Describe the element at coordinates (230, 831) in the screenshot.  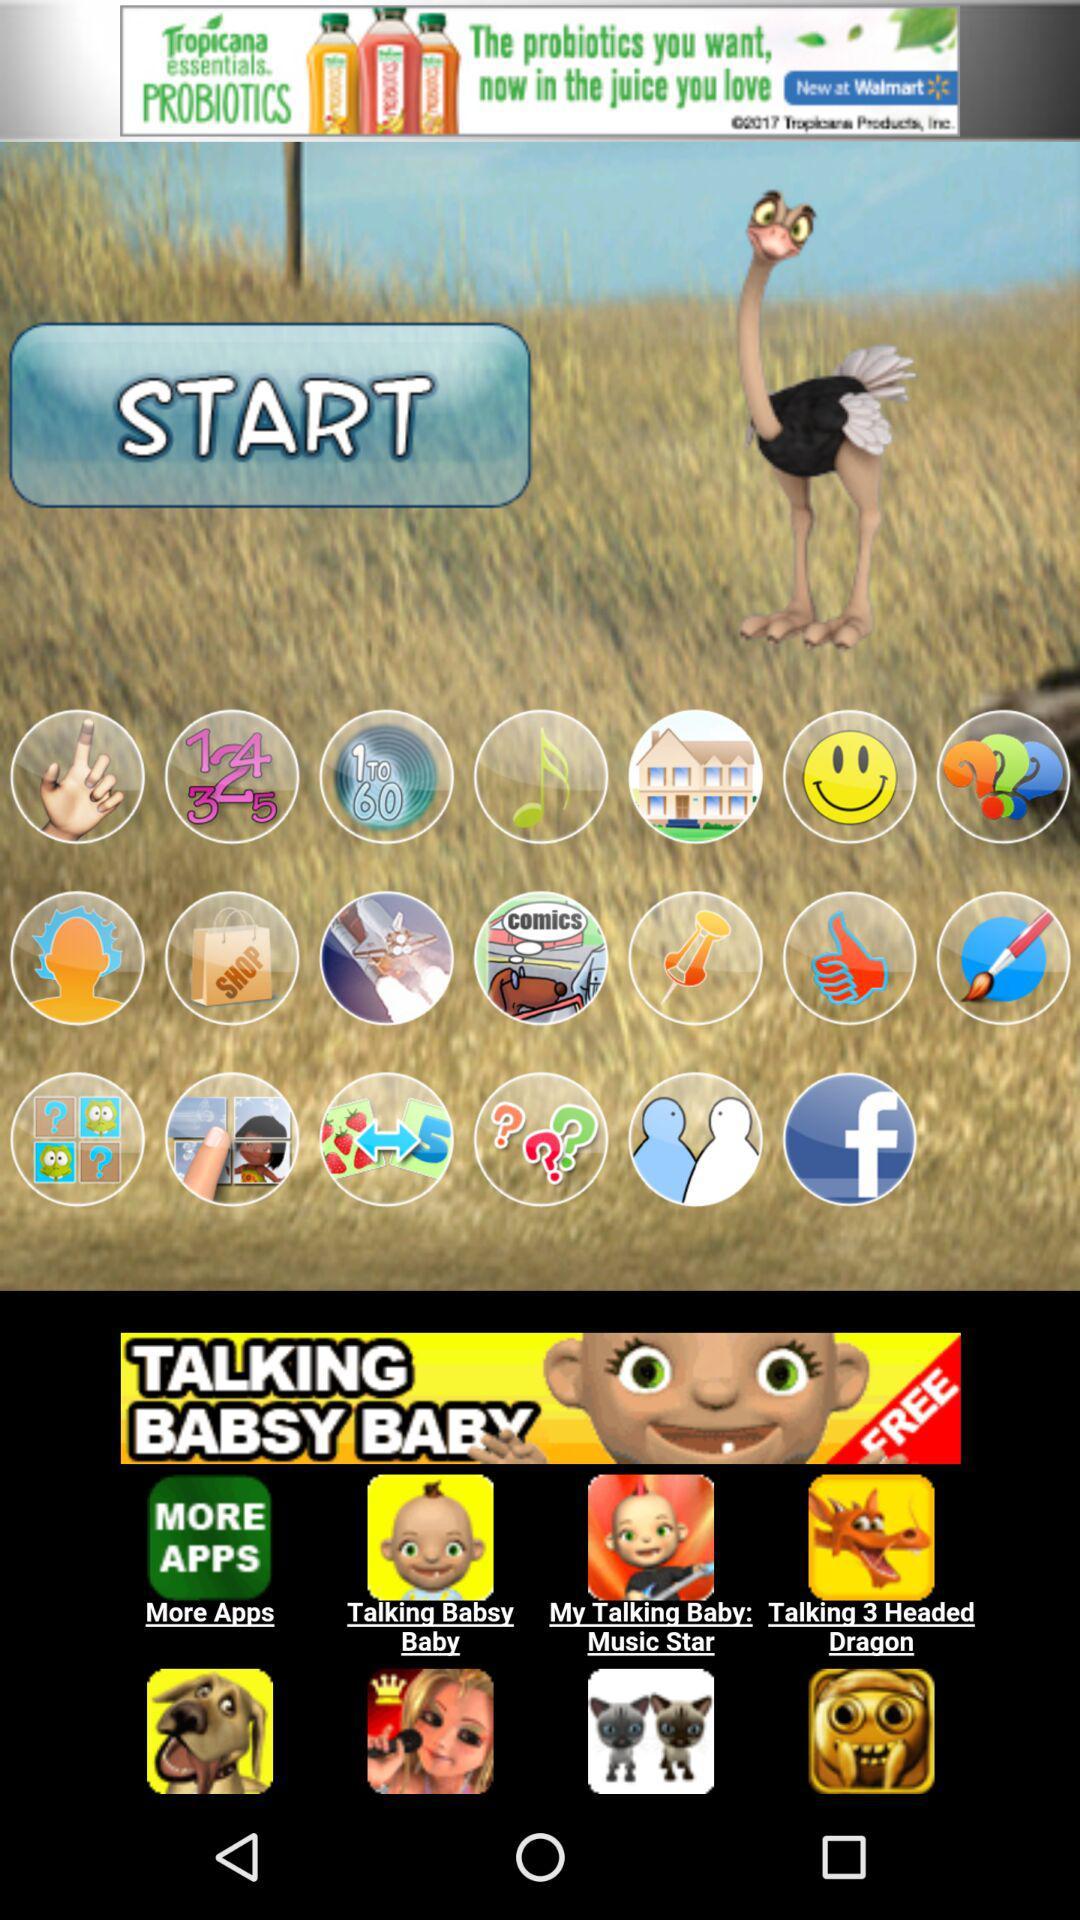
I see `the add icon` at that location.